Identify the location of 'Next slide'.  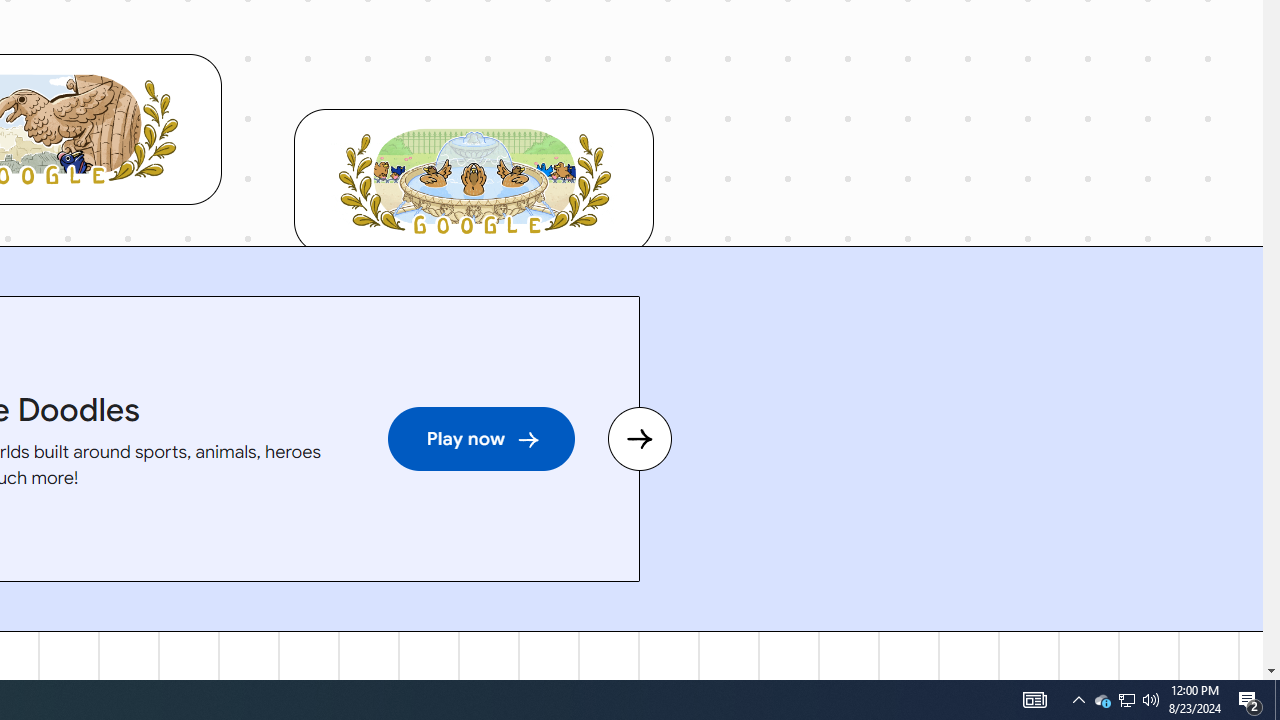
(638, 438).